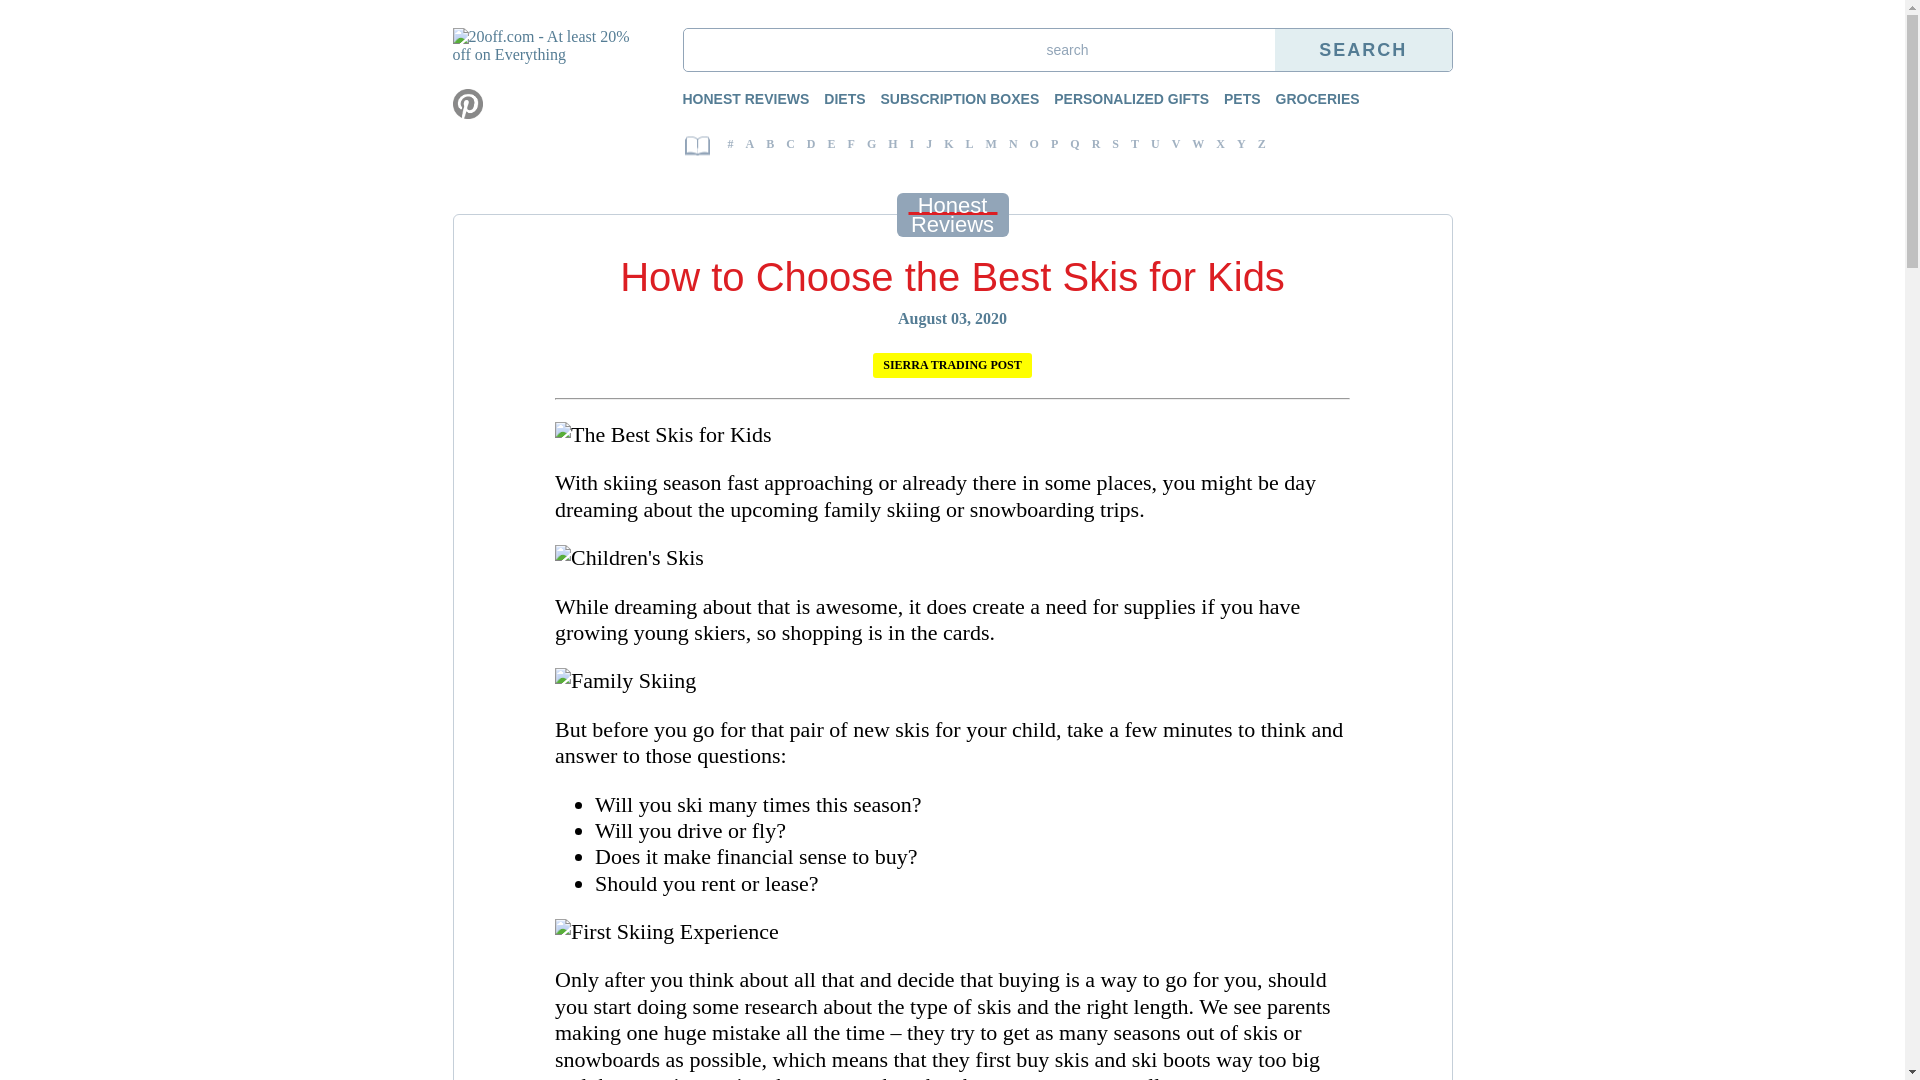 This screenshot has width=1920, height=1080. What do you see at coordinates (768, 143) in the screenshot?
I see `'B'` at bounding box center [768, 143].